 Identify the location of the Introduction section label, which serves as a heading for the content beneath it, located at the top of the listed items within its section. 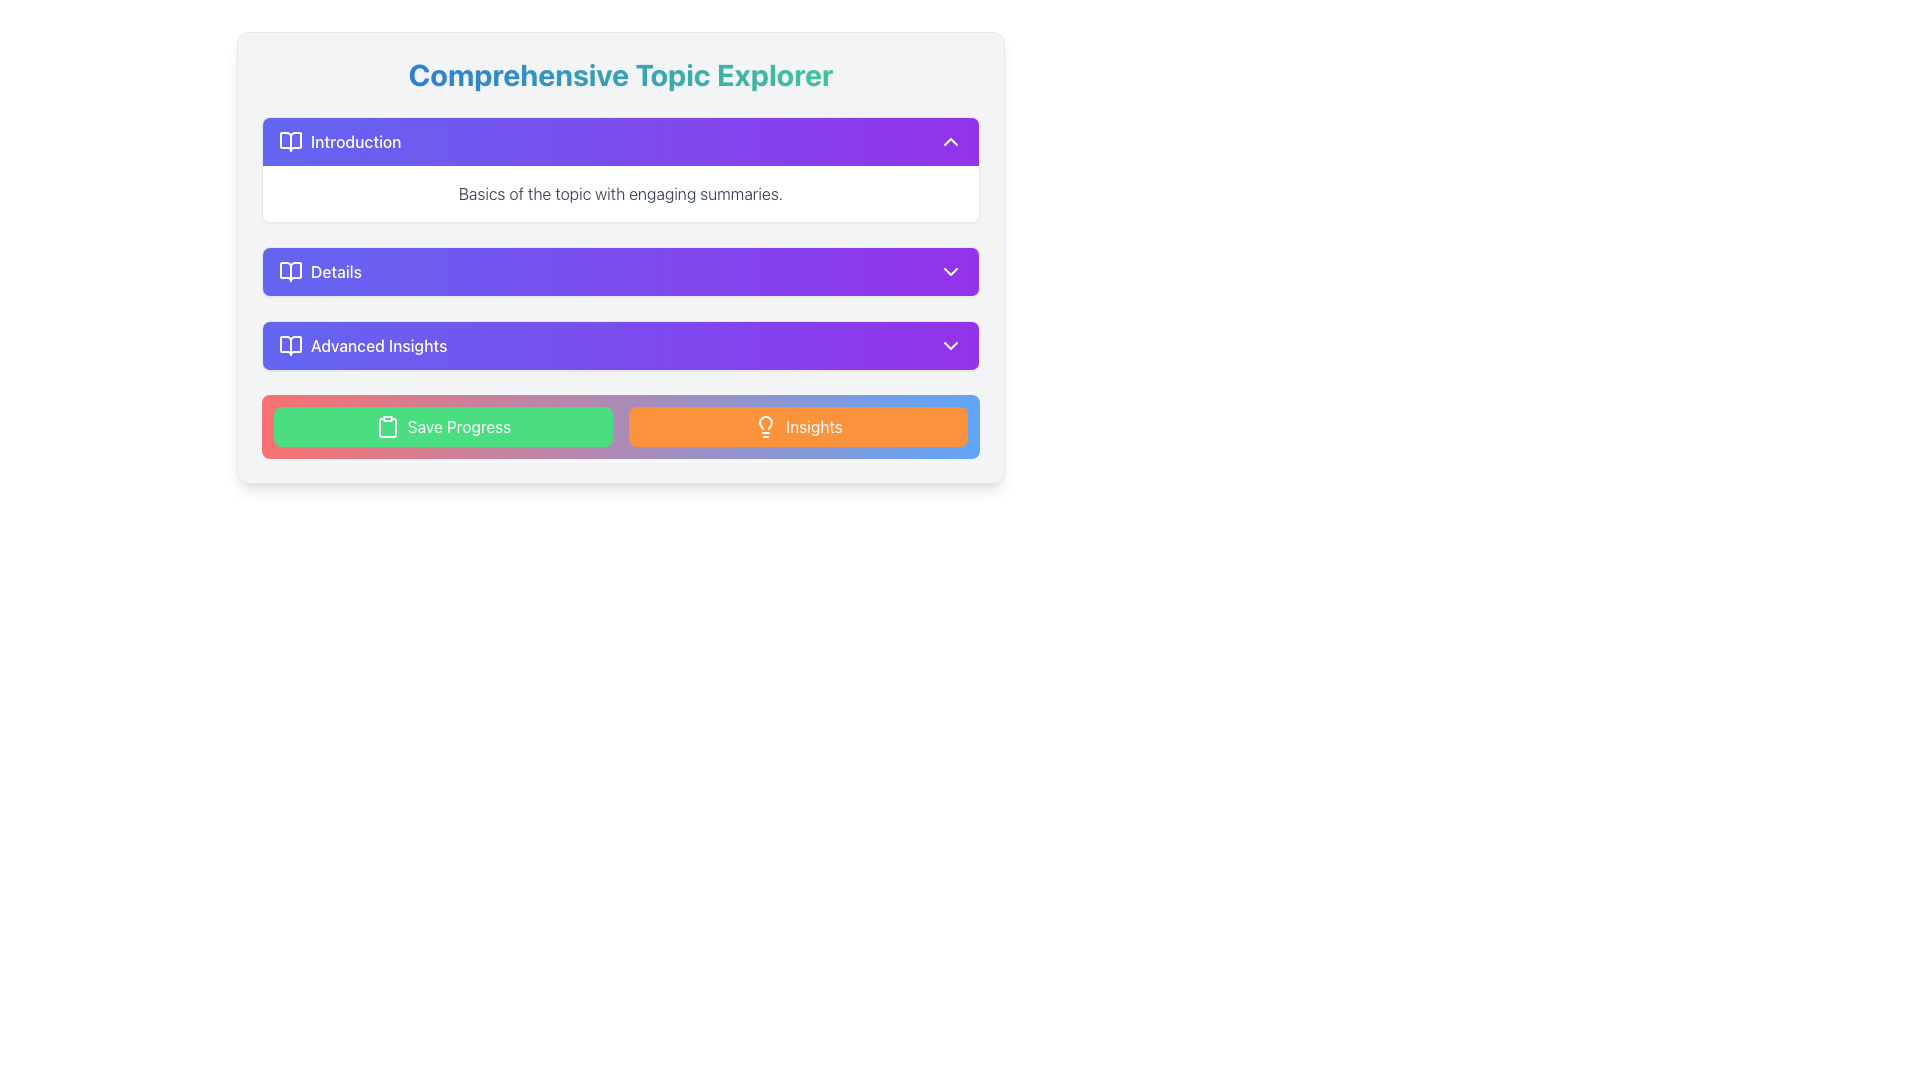
(340, 141).